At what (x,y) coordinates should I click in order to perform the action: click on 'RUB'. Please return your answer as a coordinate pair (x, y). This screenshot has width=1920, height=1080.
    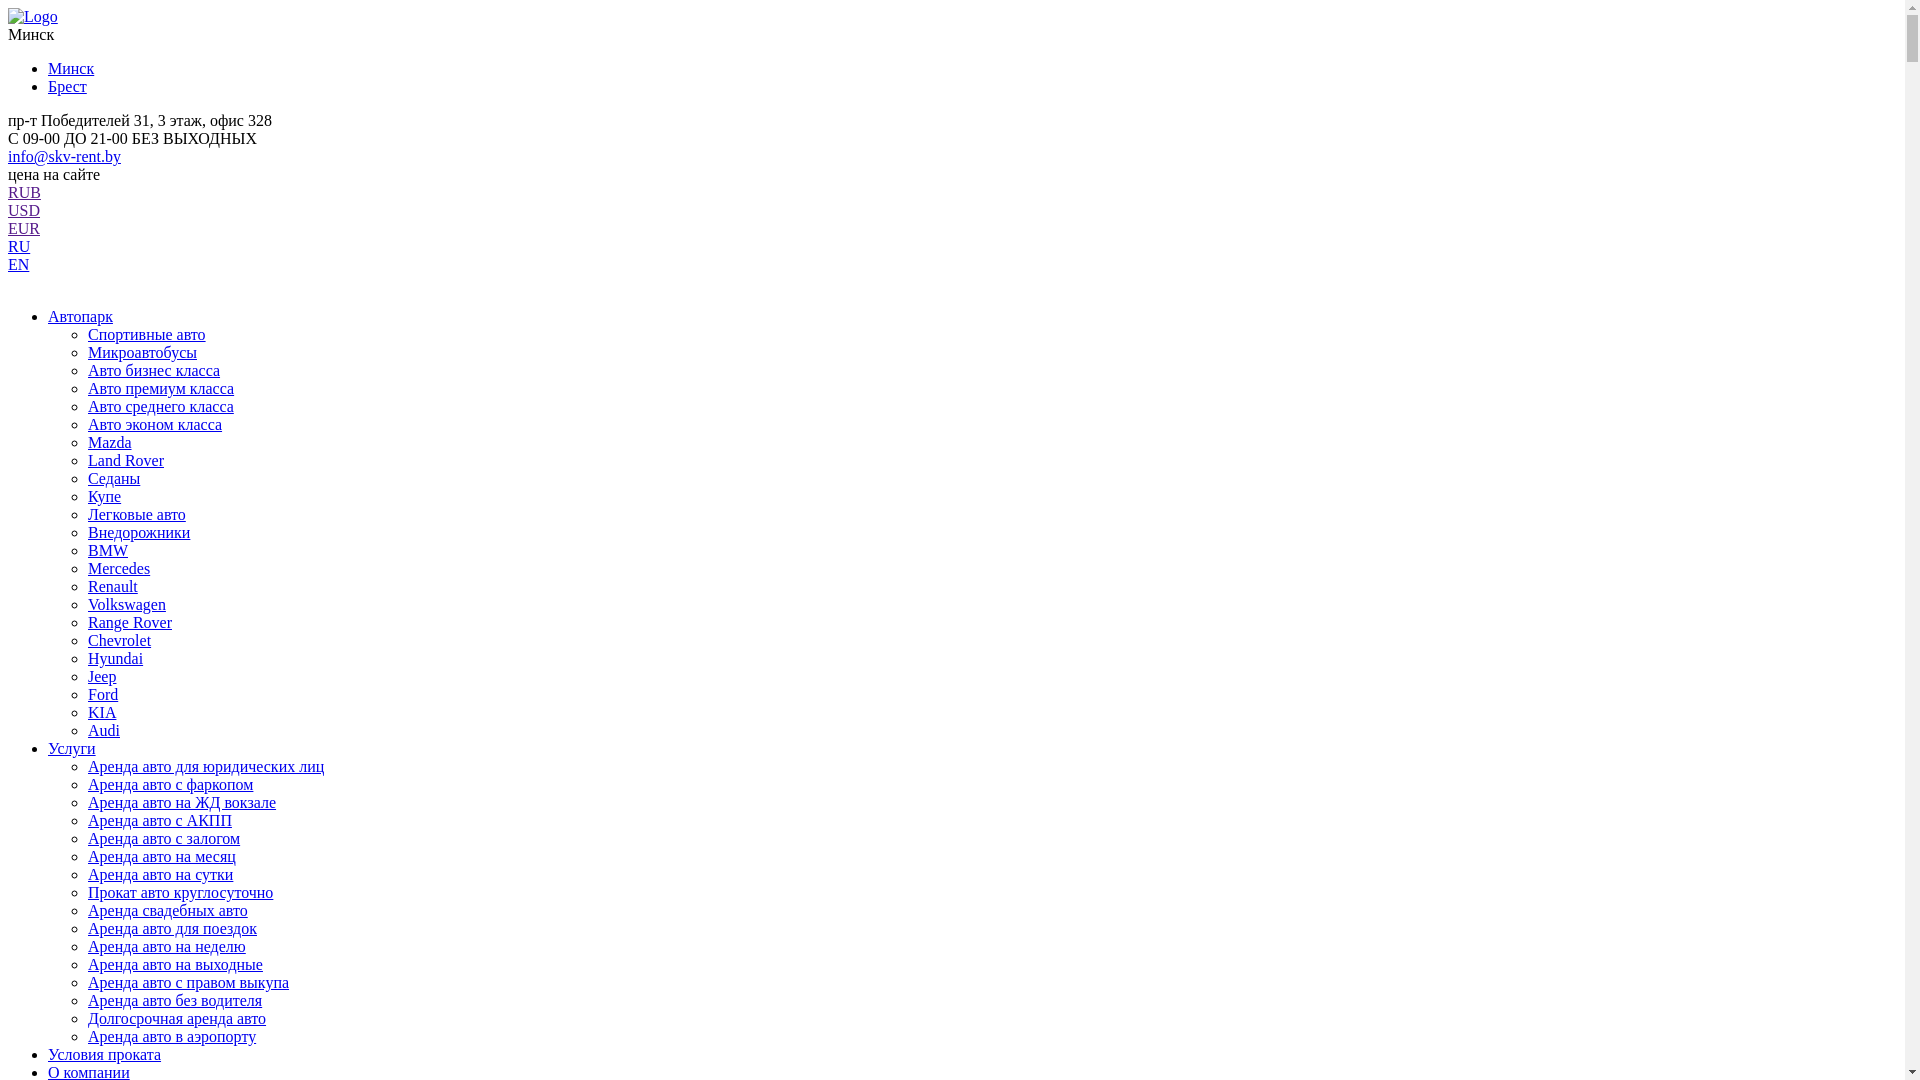
    Looking at the image, I should click on (24, 192).